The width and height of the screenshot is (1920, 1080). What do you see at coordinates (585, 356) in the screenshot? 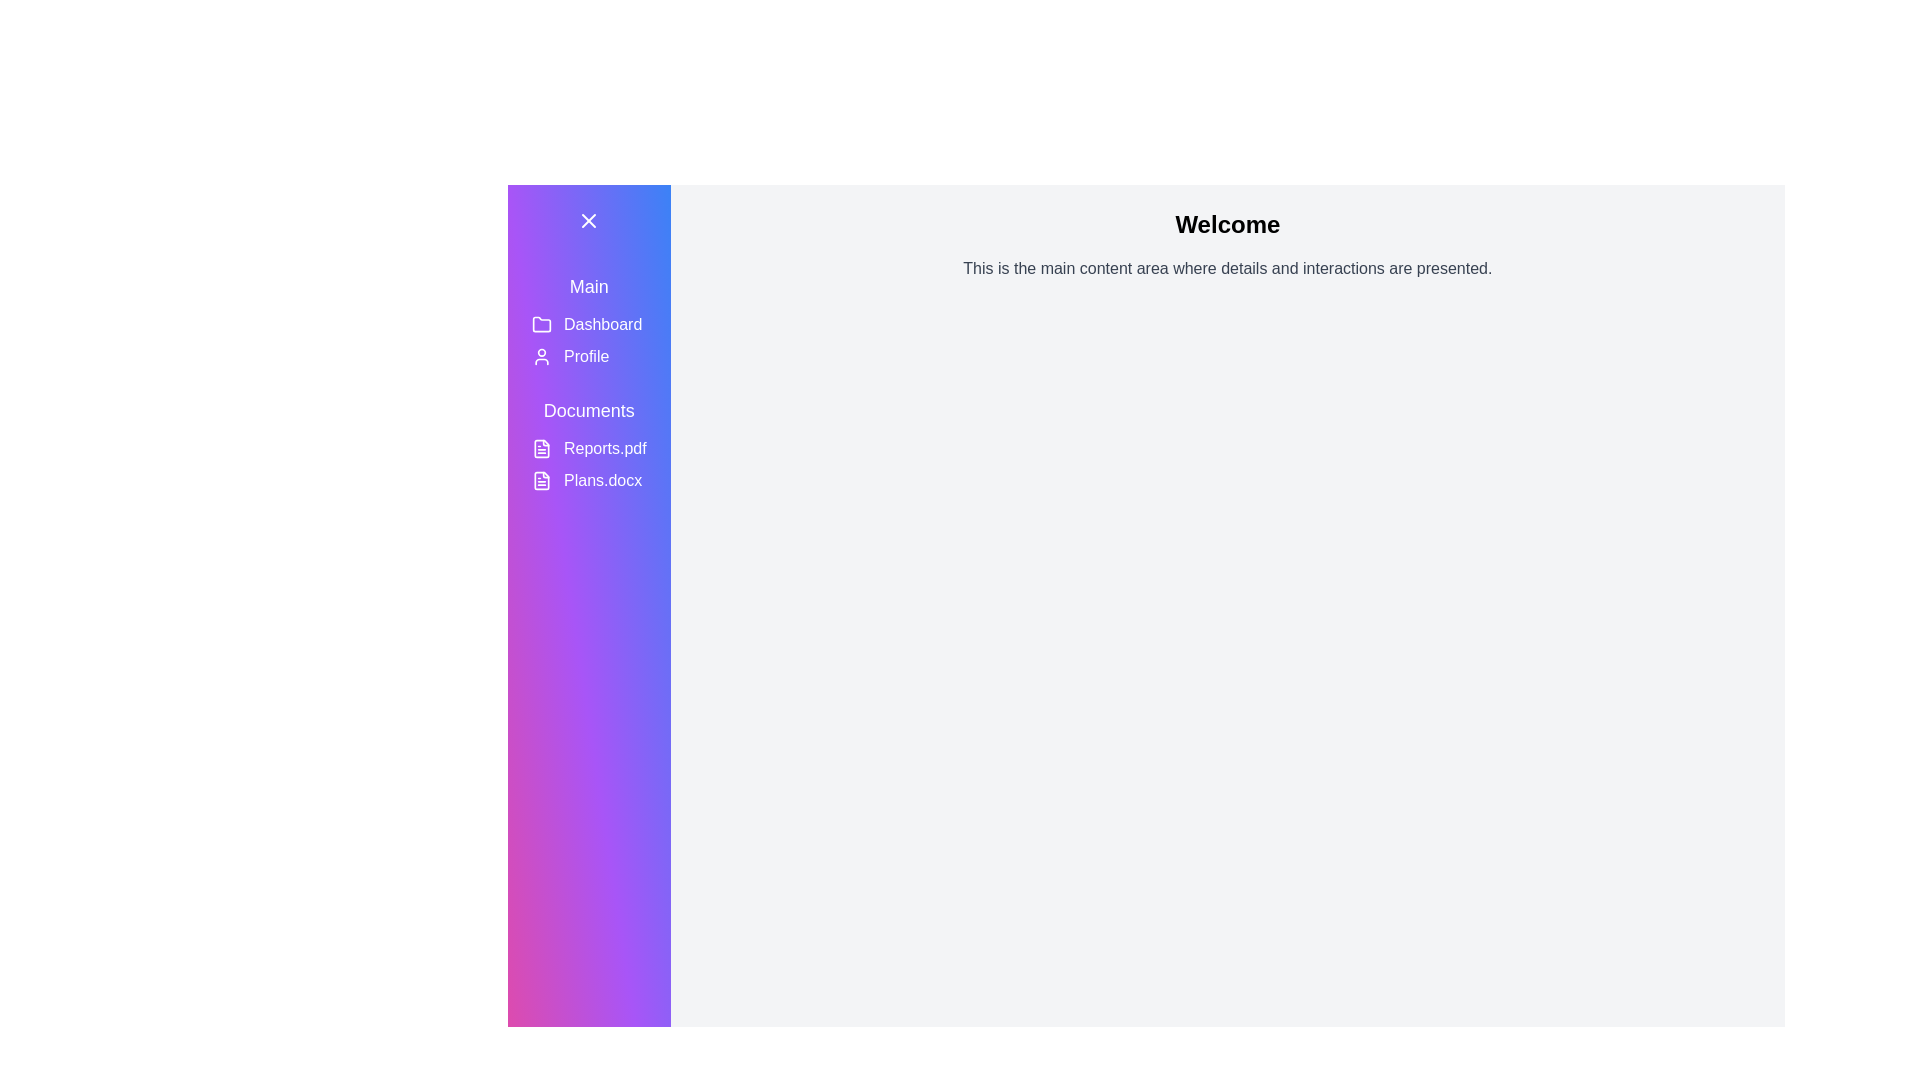
I see `the 'Profile' menu item in the sidebar, which is located under 'Dashboard' and next to the user avatar icon` at bounding box center [585, 356].